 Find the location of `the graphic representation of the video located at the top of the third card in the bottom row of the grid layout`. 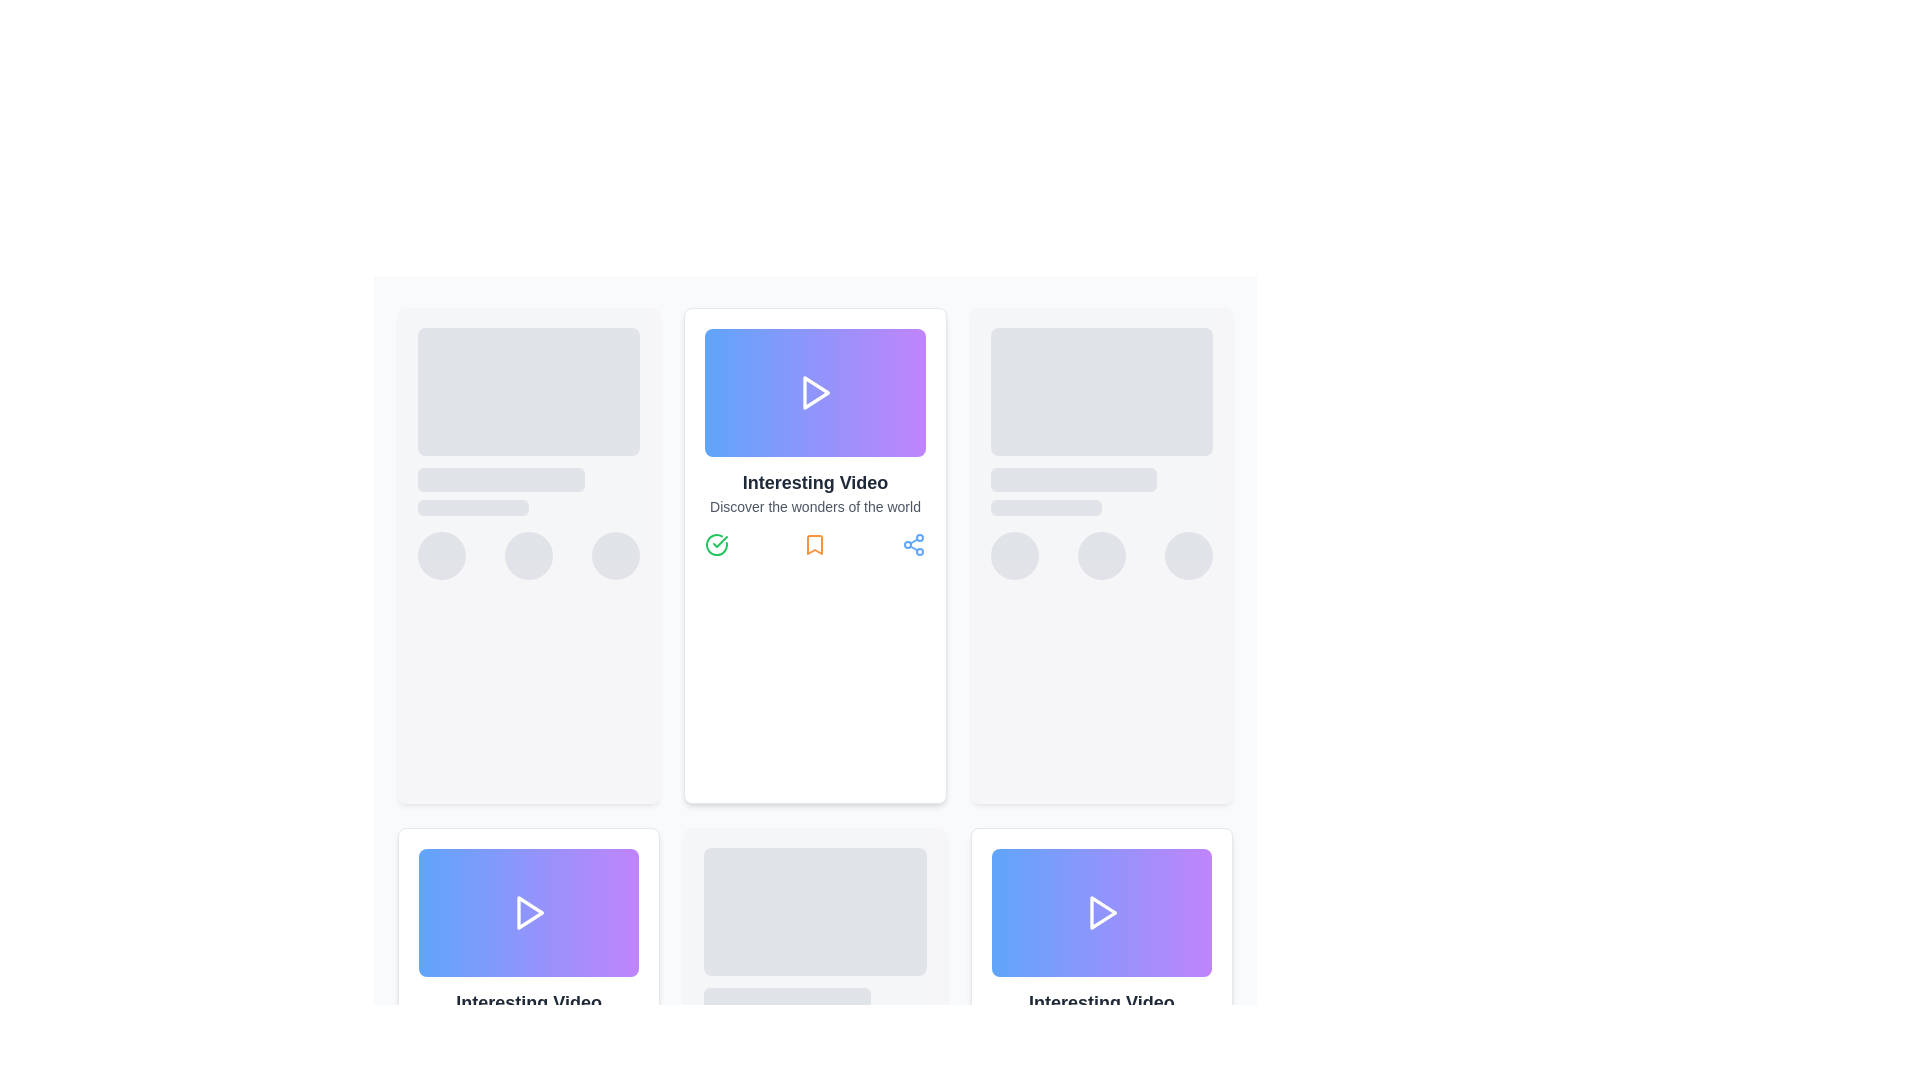

the graphic representation of the video located at the top of the third card in the bottom row of the grid layout is located at coordinates (1100, 913).